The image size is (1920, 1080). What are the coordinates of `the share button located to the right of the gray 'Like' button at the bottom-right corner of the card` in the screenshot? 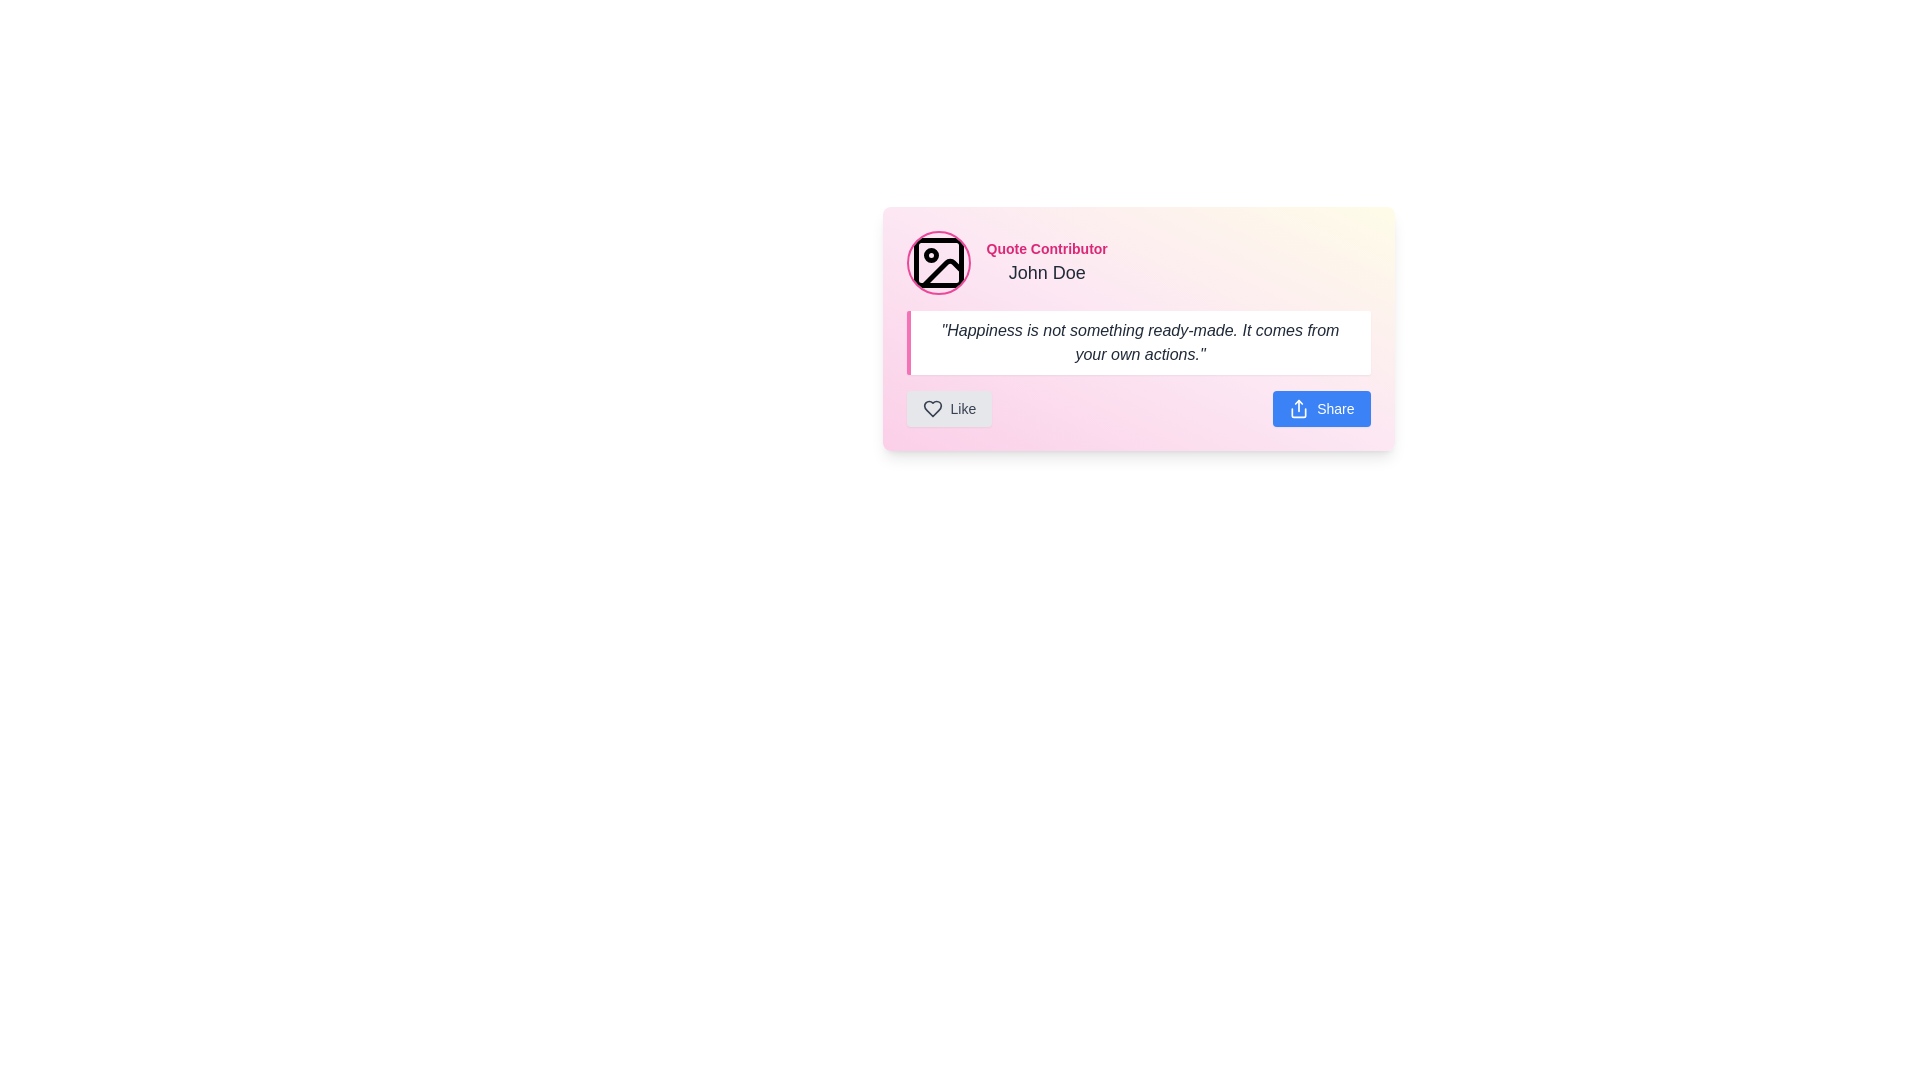 It's located at (1321, 407).